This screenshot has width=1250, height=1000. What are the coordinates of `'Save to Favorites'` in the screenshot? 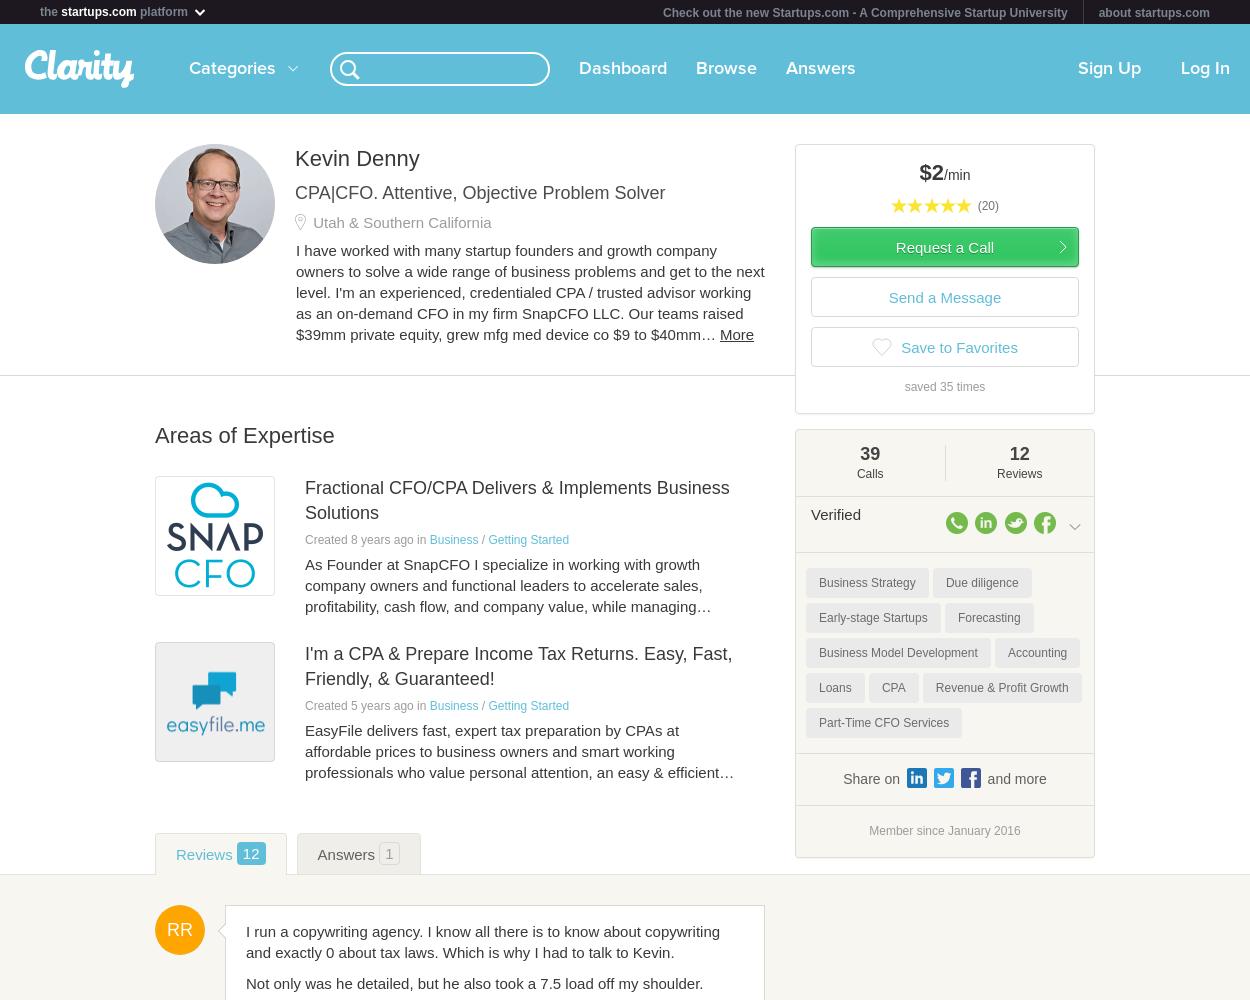 It's located at (958, 346).